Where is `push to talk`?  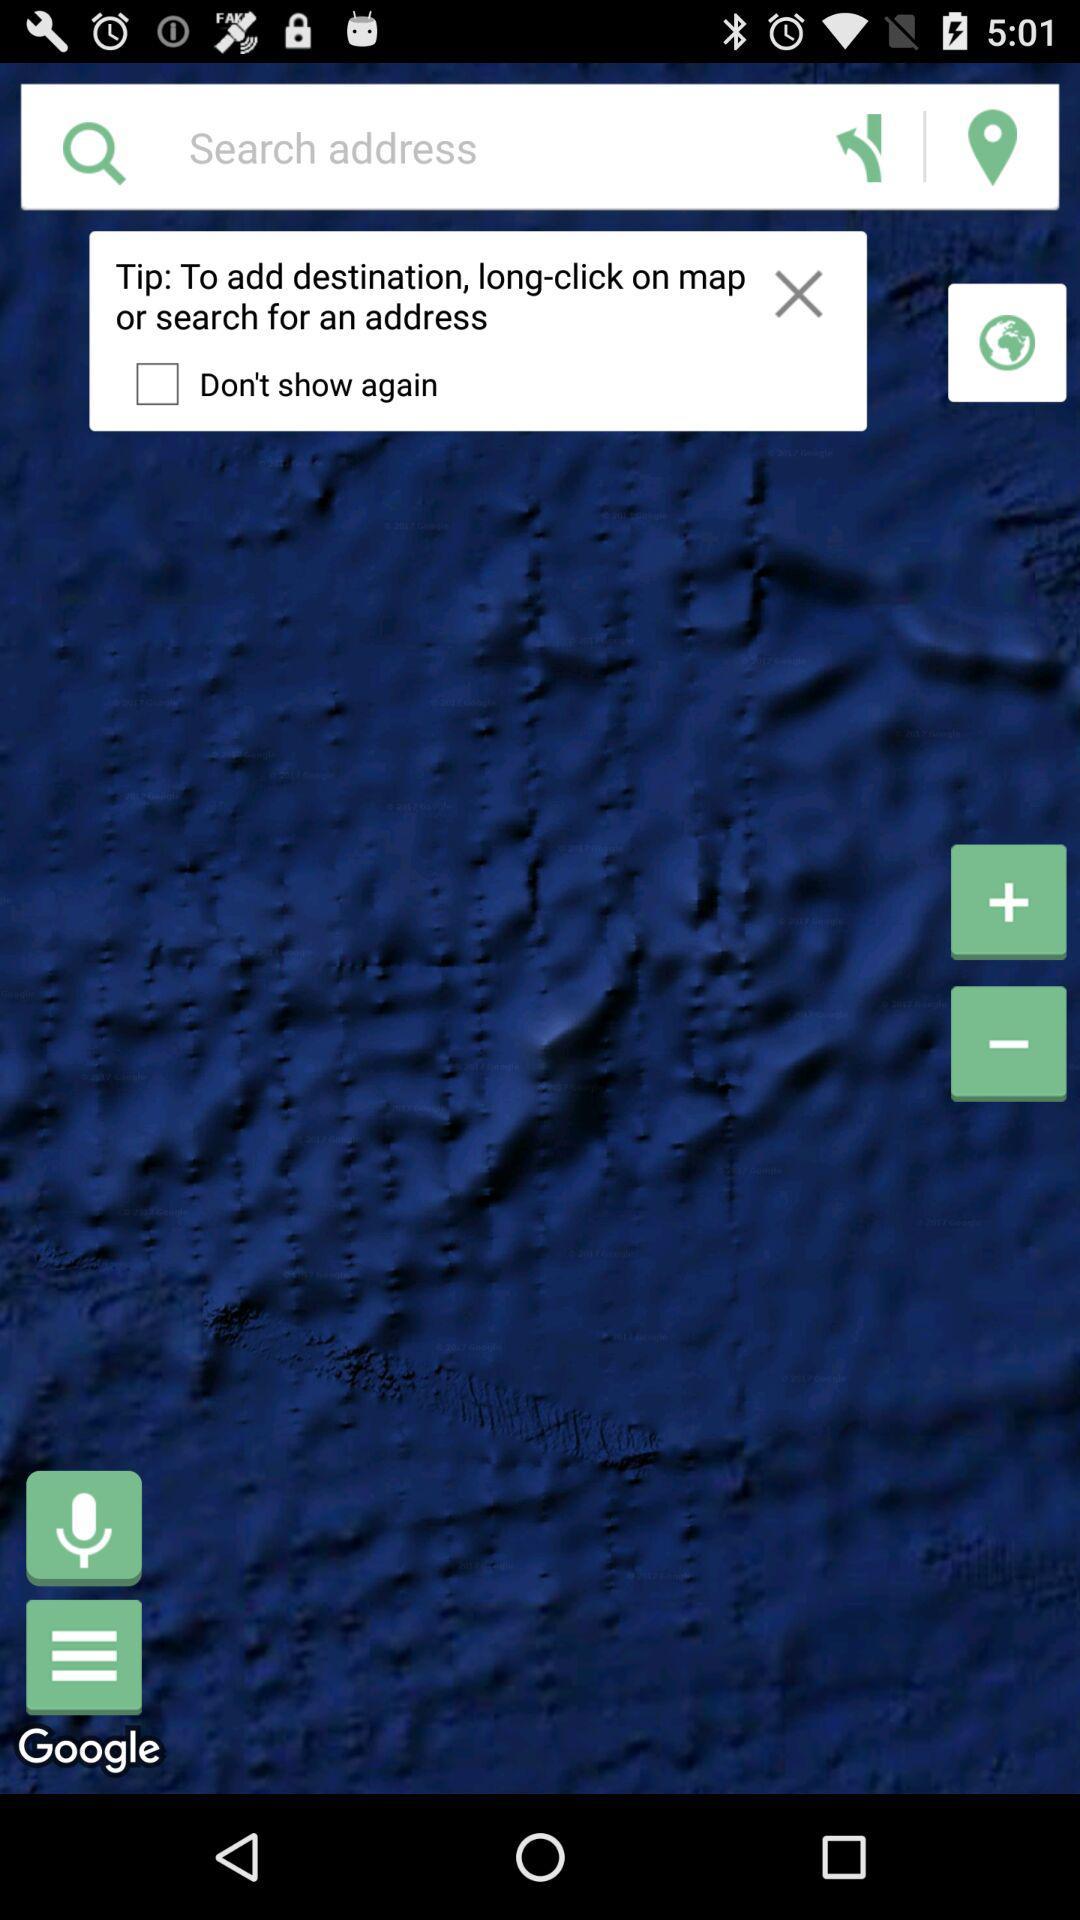 push to talk is located at coordinates (83, 1527).